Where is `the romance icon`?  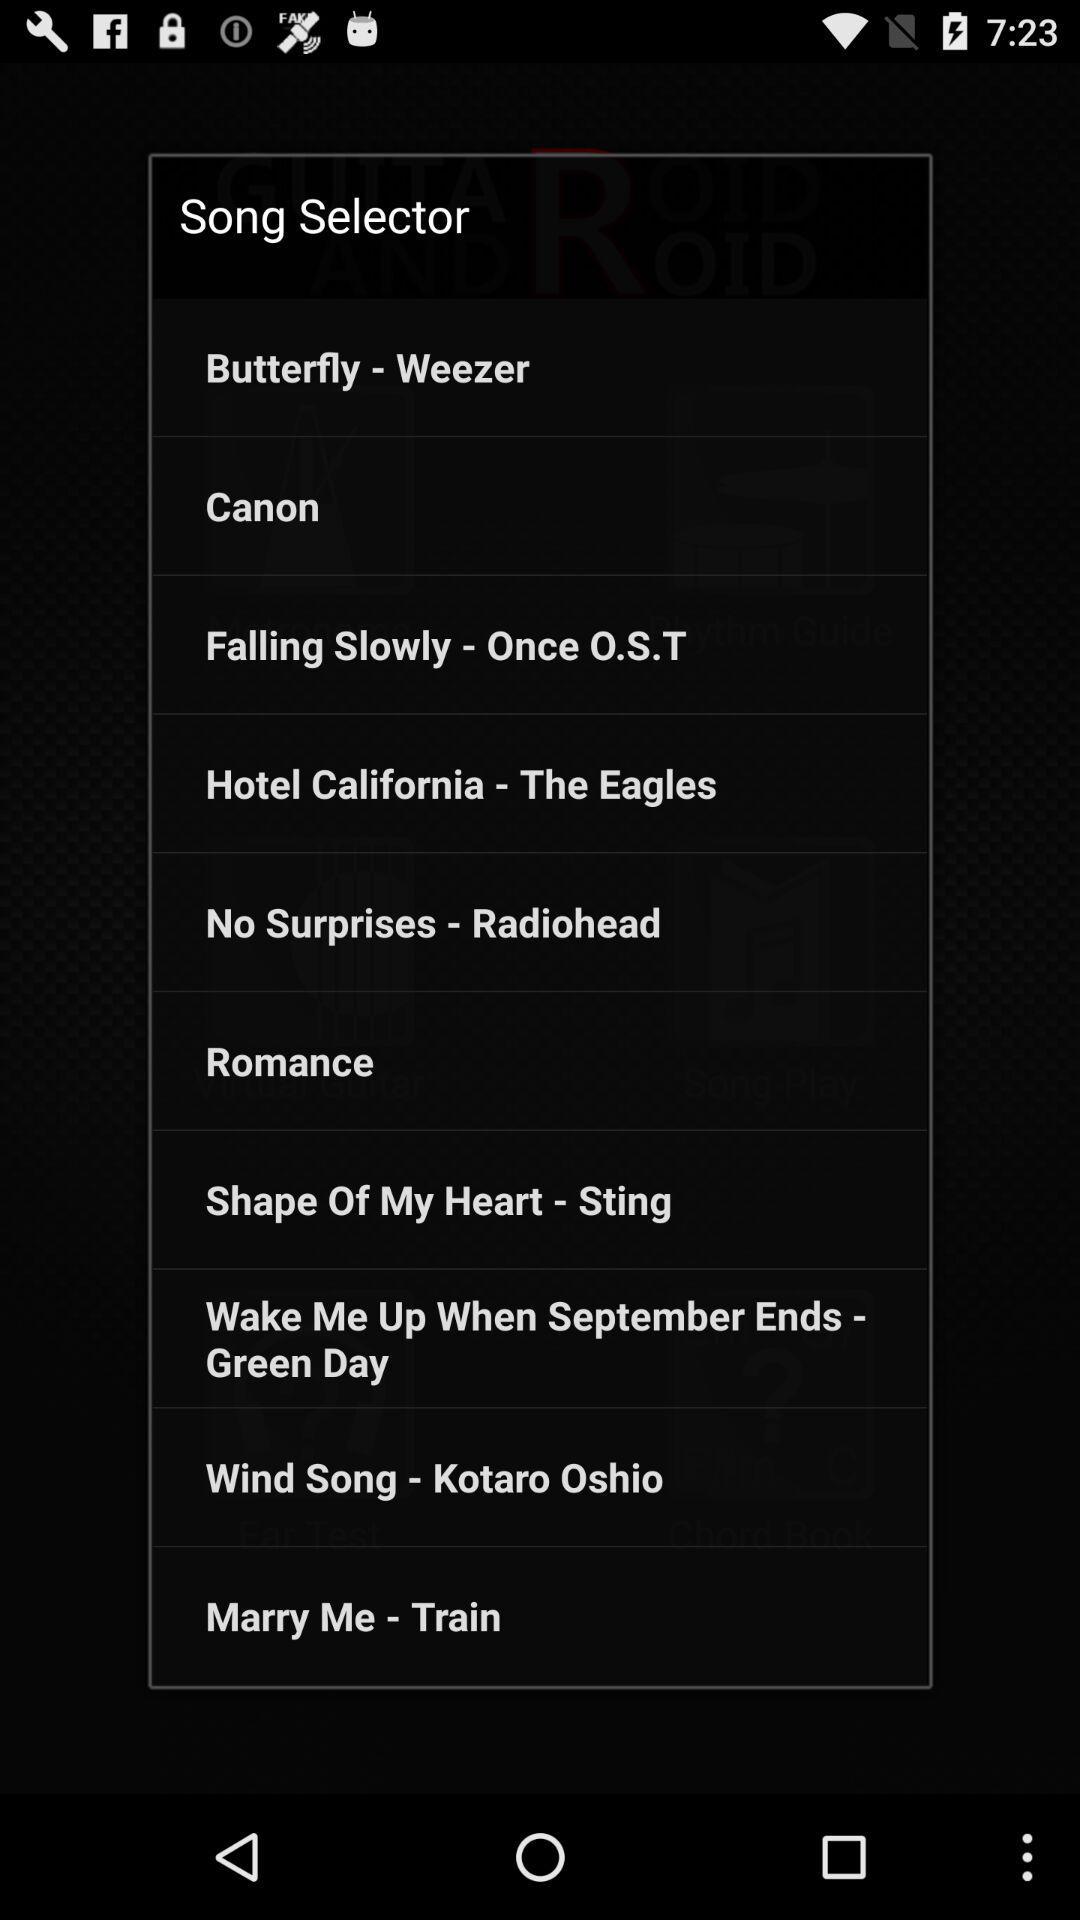
the romance icon is located at coordinates (262, 1059).